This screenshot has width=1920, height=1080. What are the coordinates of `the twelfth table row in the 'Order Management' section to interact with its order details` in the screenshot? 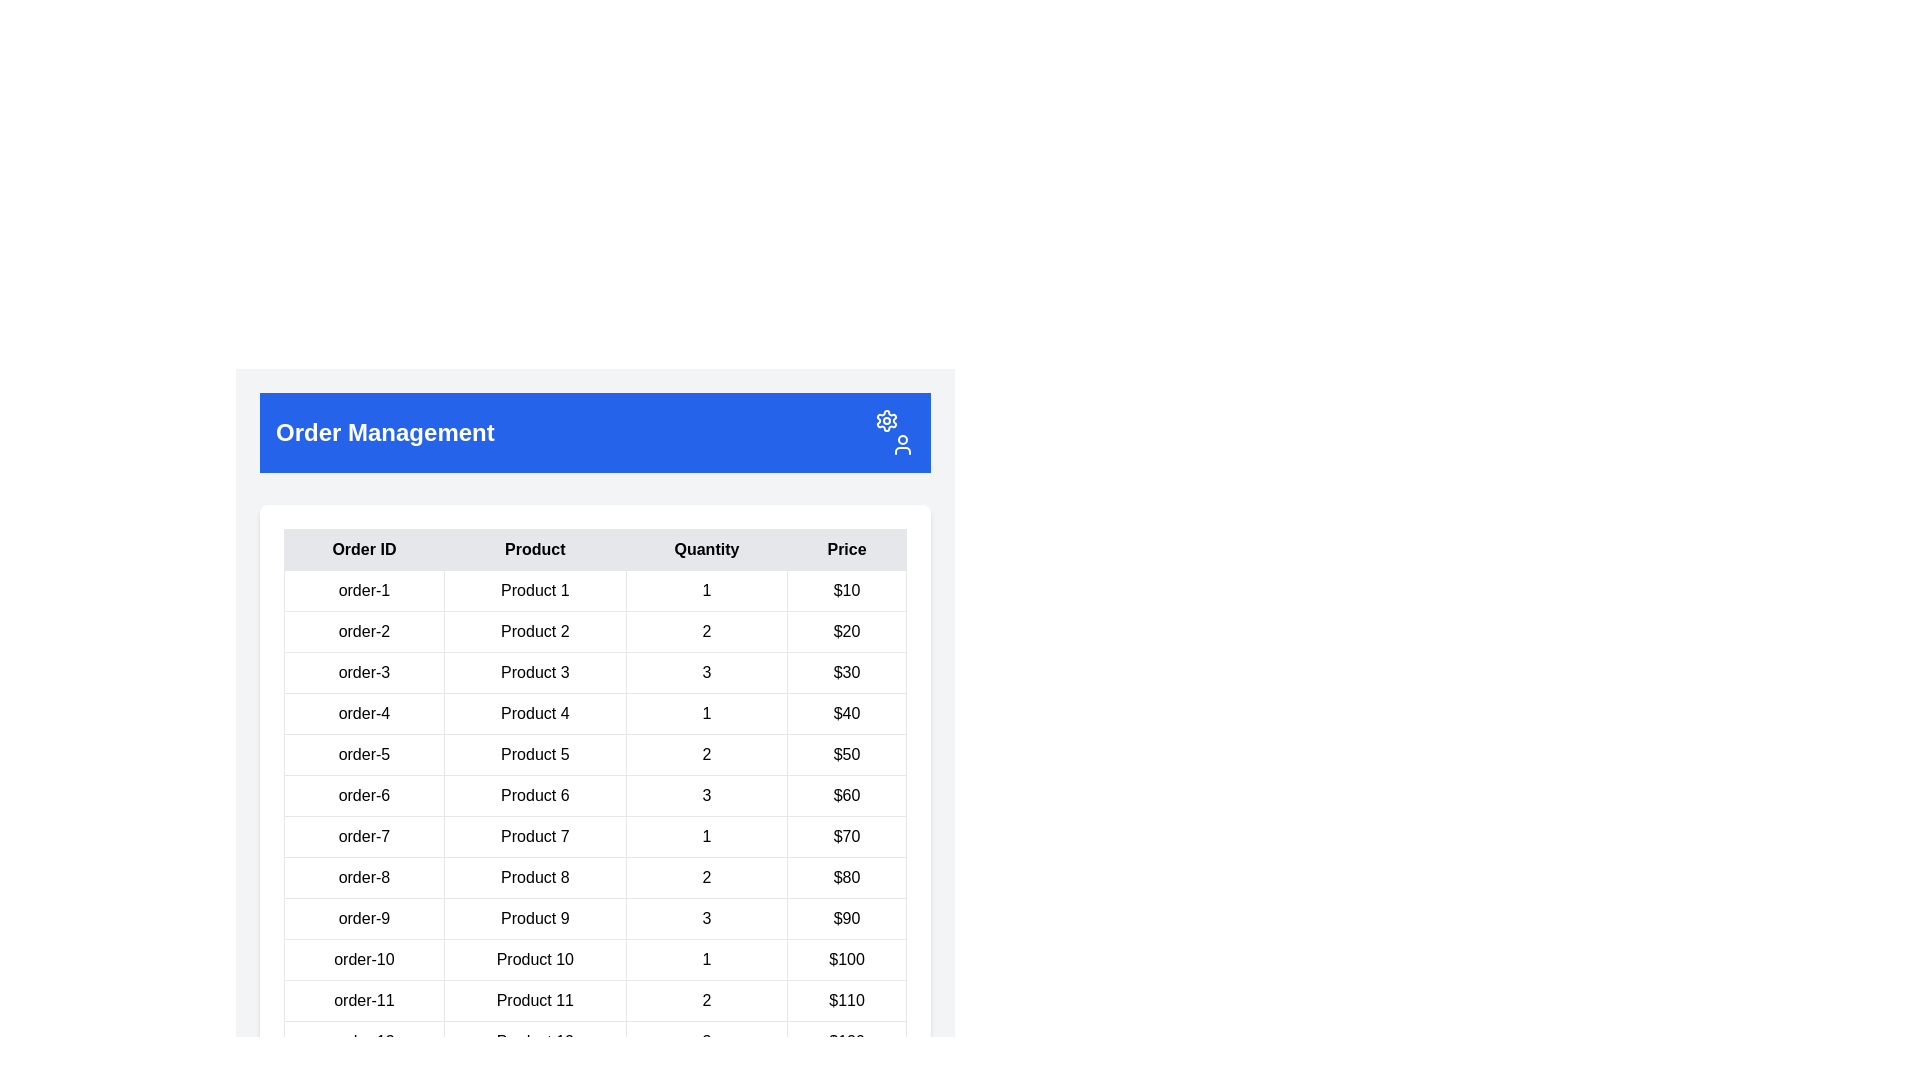 It's located at (594, 1040).